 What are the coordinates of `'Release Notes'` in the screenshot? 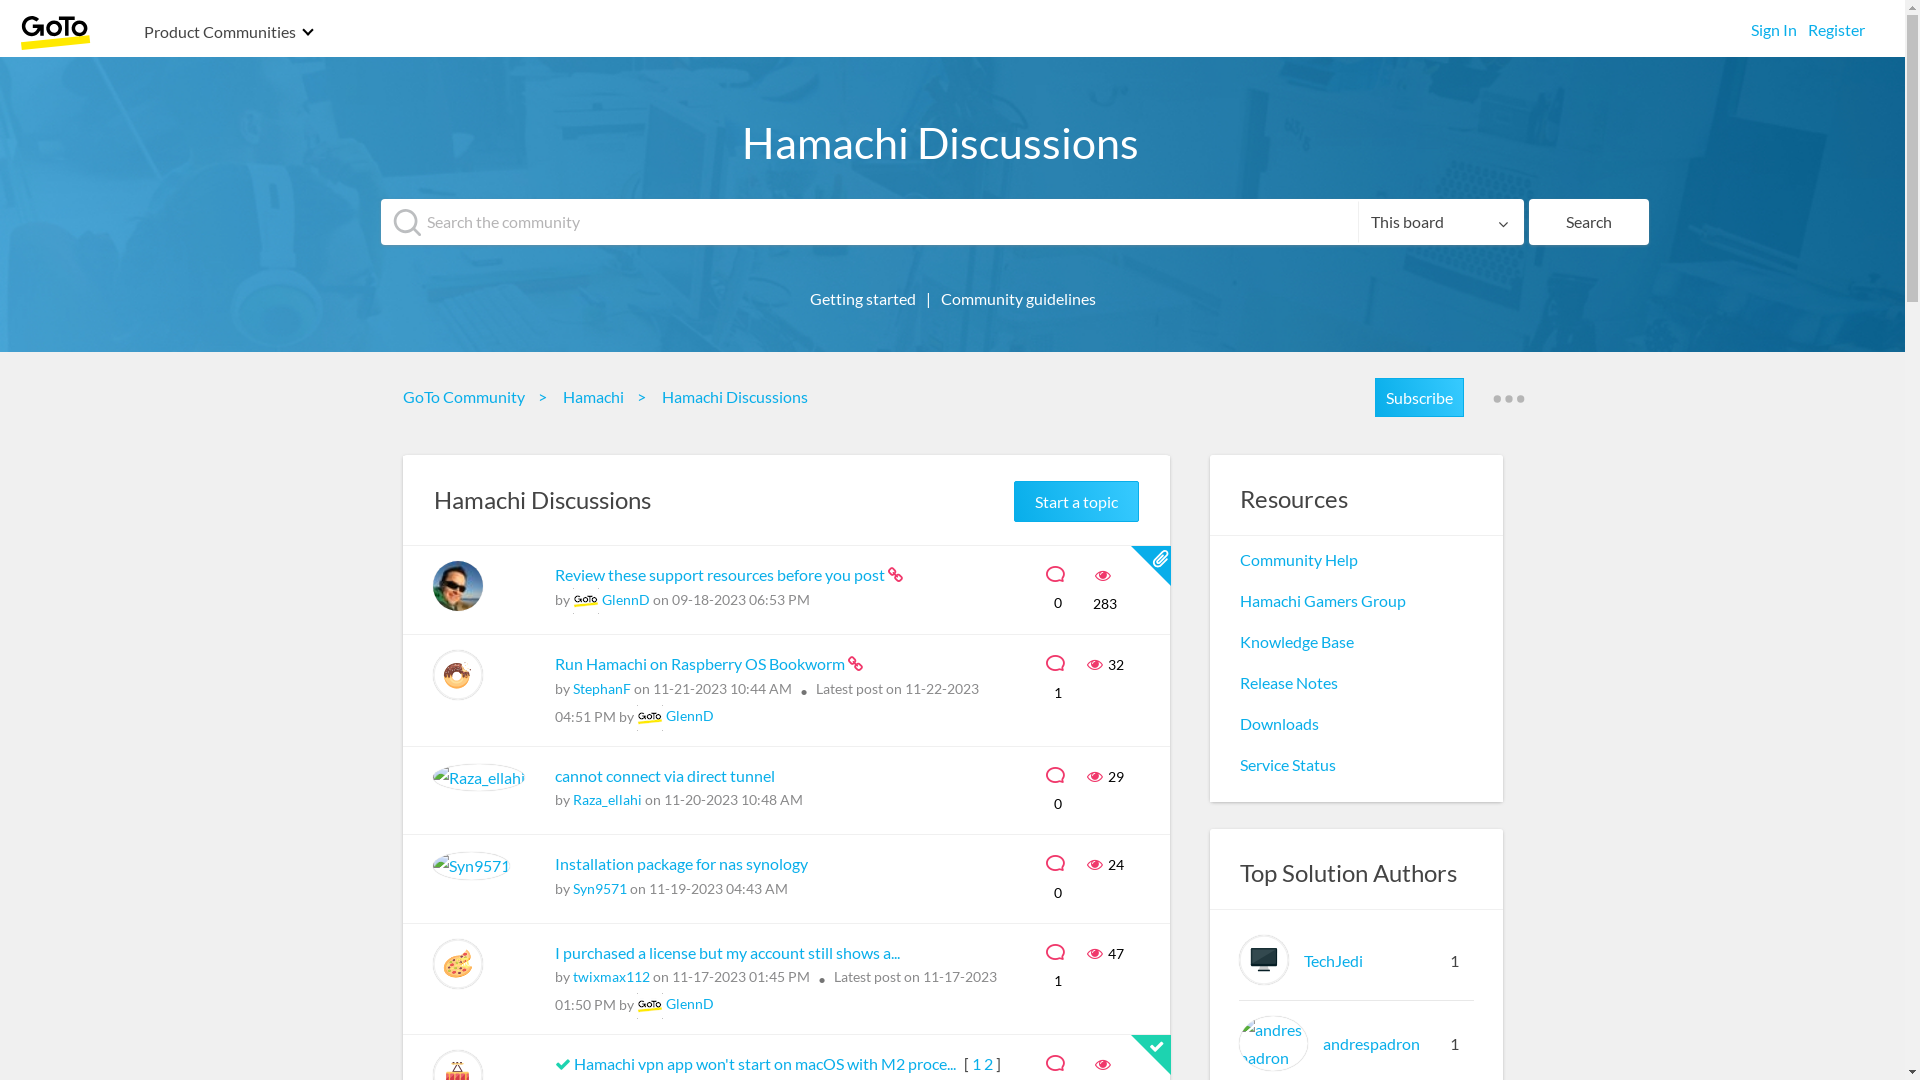 It's located at (1289, 681).